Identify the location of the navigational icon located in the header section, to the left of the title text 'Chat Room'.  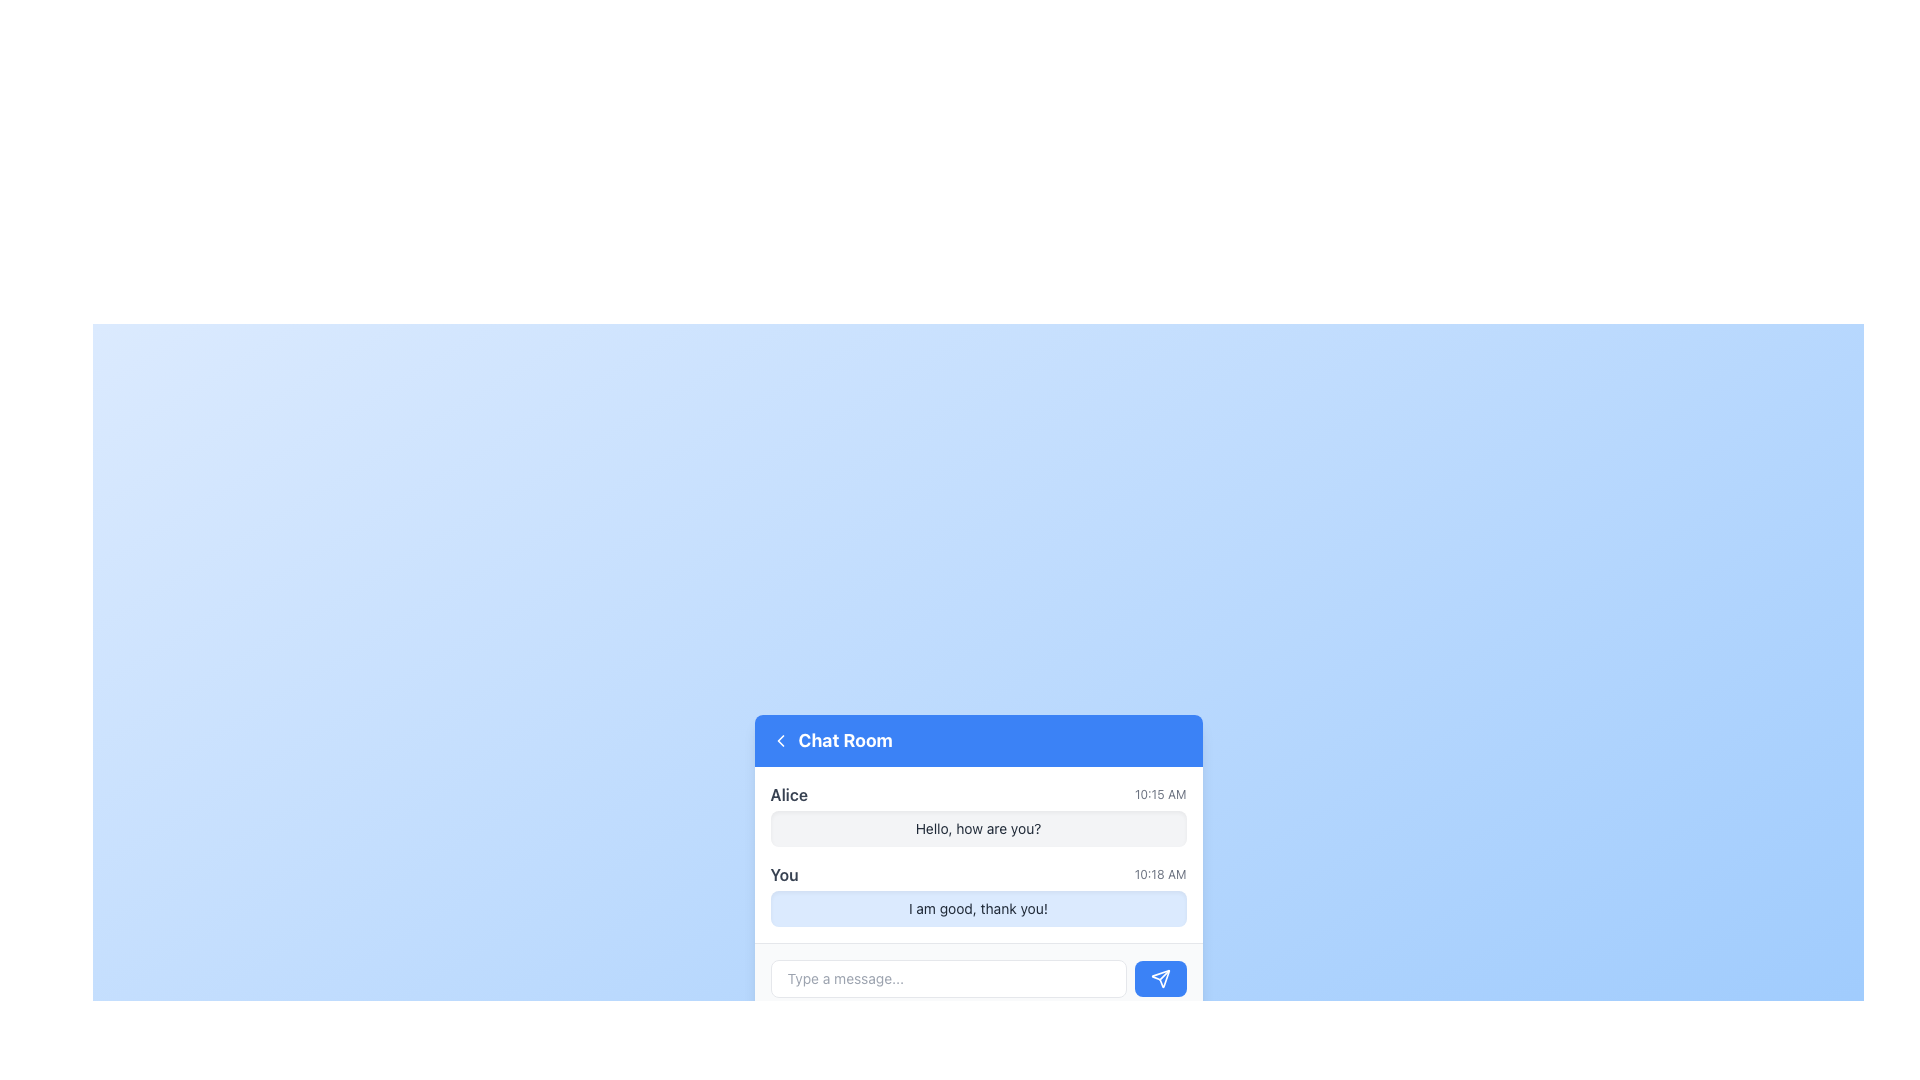
(779, 740).